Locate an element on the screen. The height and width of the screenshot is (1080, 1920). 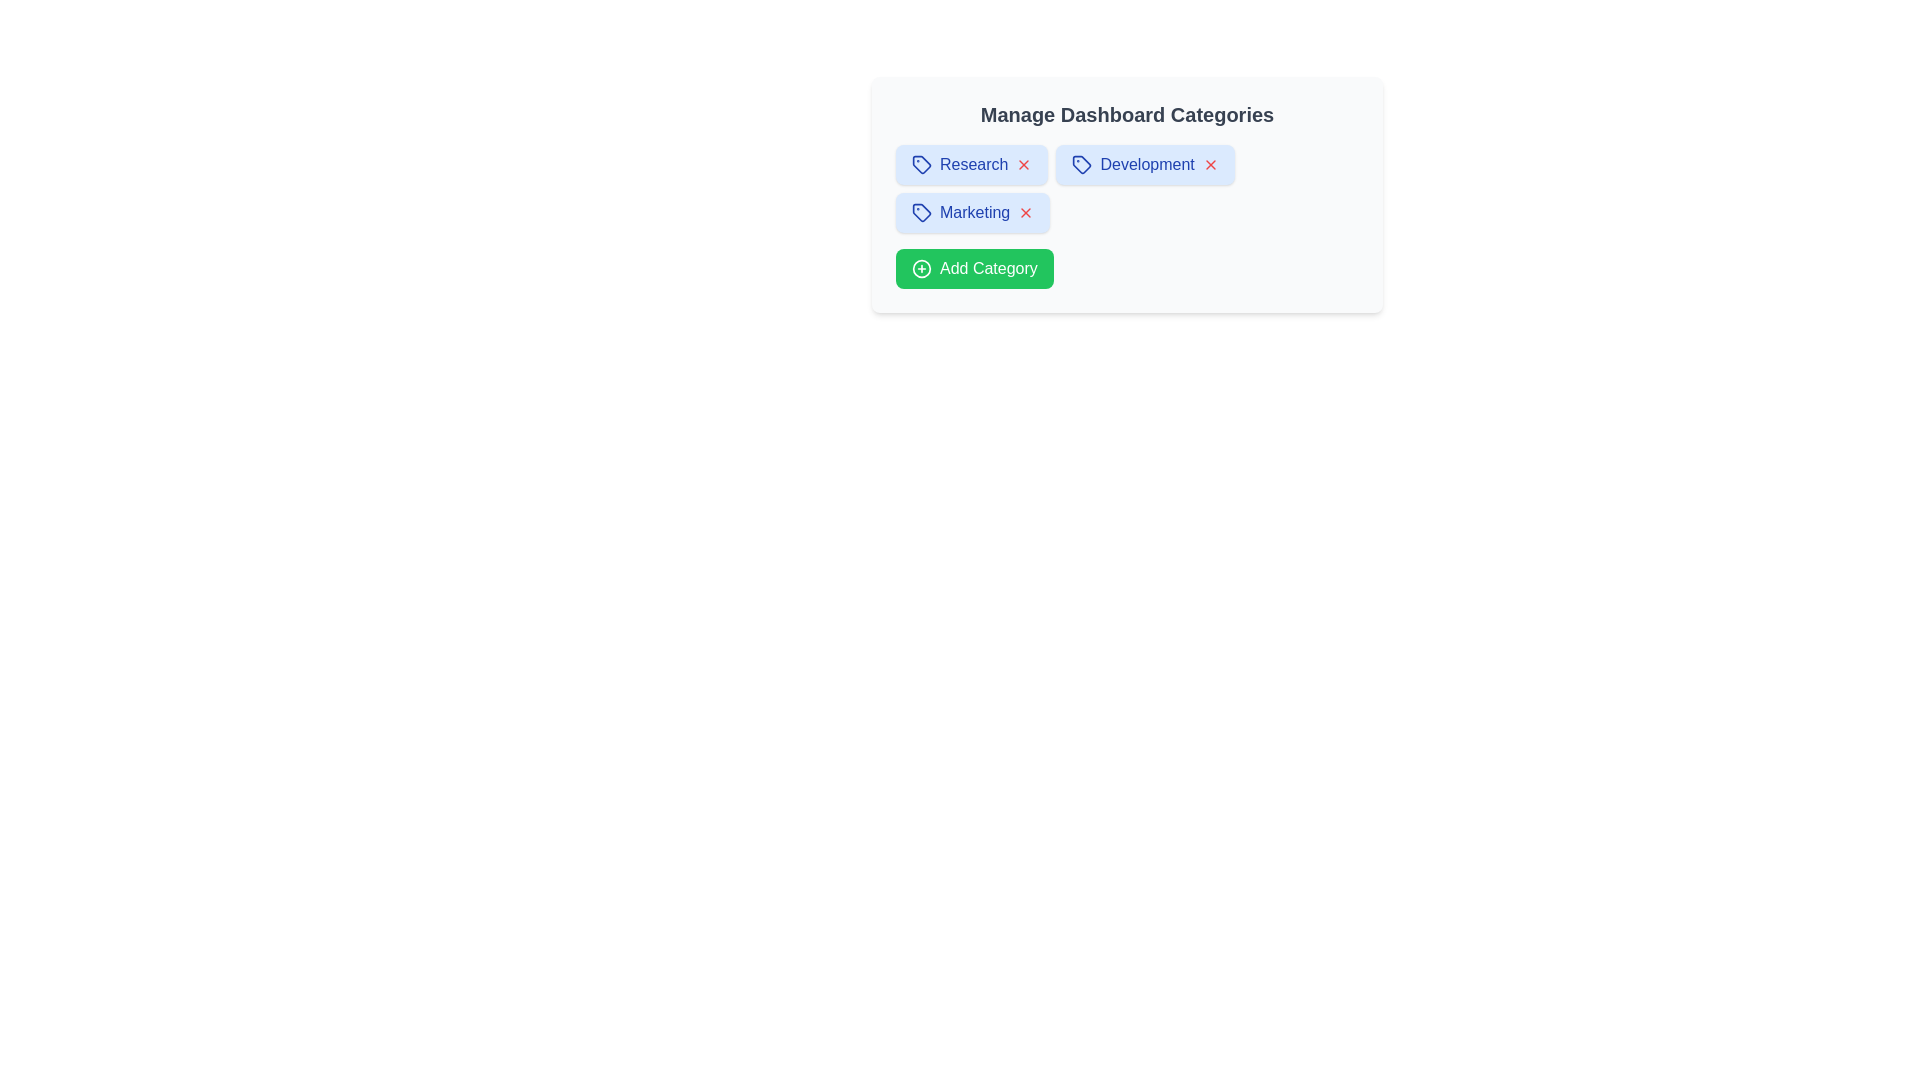
'X' icon on the chip corresponding to the category Research is located at coordinates (1024, 164).